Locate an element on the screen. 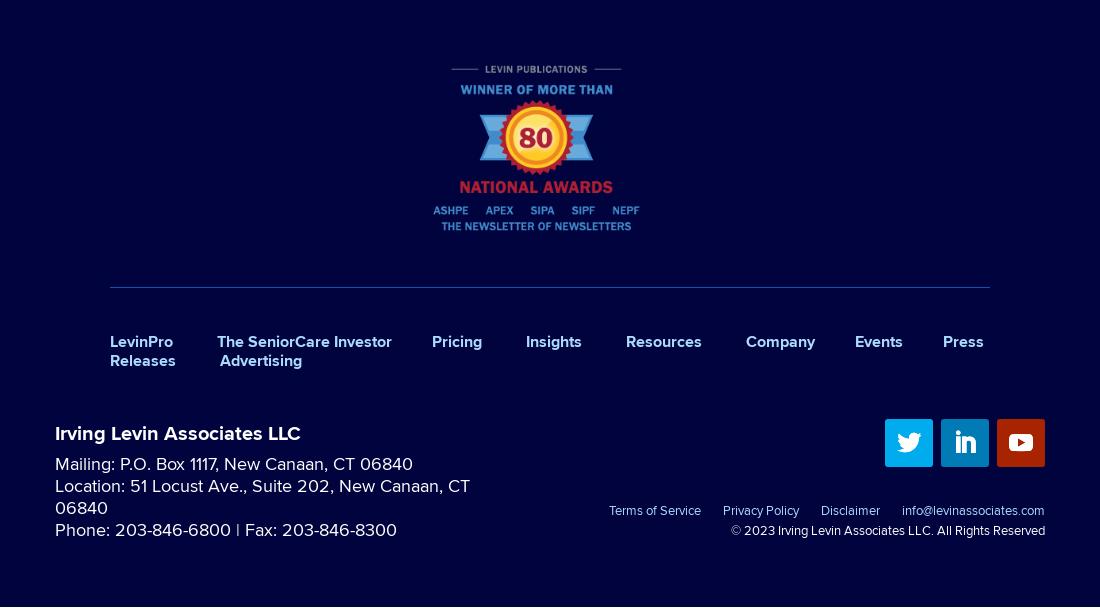 This screenshot has height=608, width=1100. 'Location: 51 Locust Ave., Suite 202, New Canaan, CT 06840' is located at coordinates (262, 494).